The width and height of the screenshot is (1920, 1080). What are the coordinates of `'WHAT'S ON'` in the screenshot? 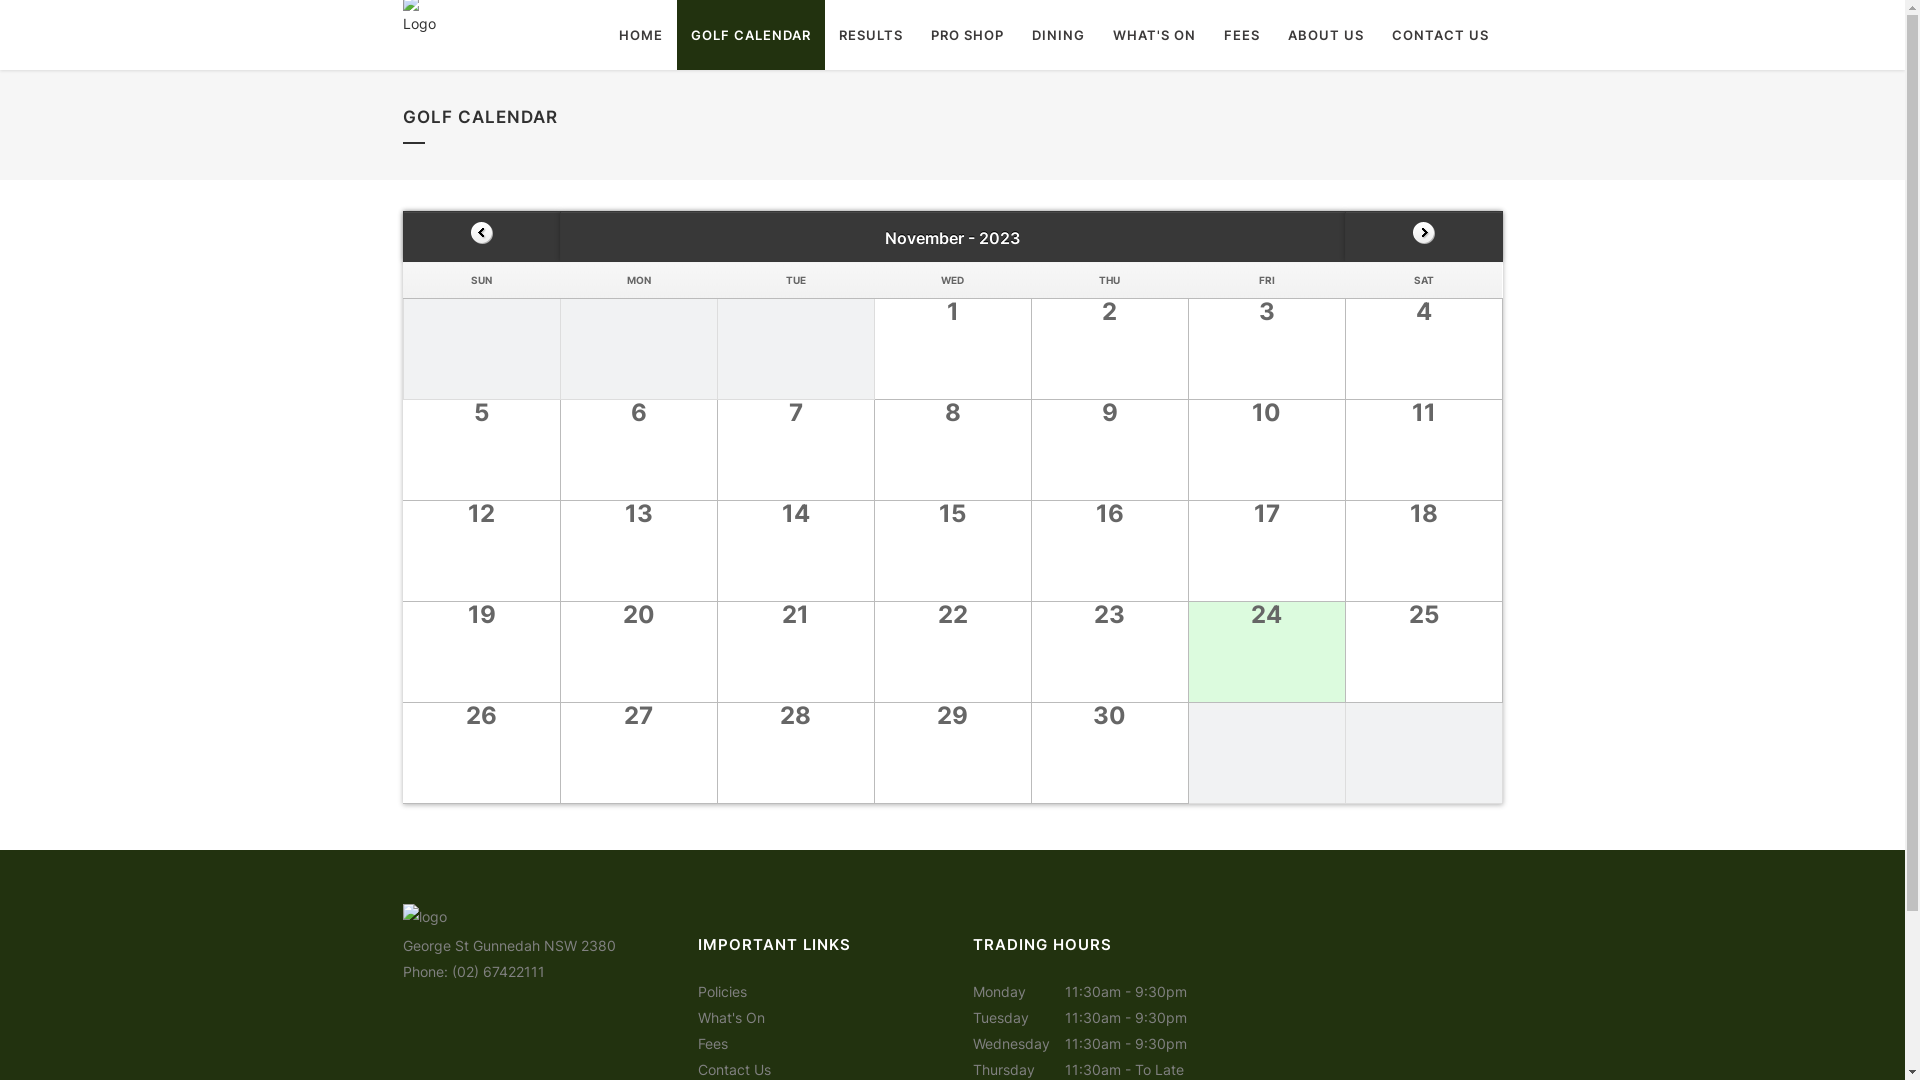 It's located at (1153, 34).